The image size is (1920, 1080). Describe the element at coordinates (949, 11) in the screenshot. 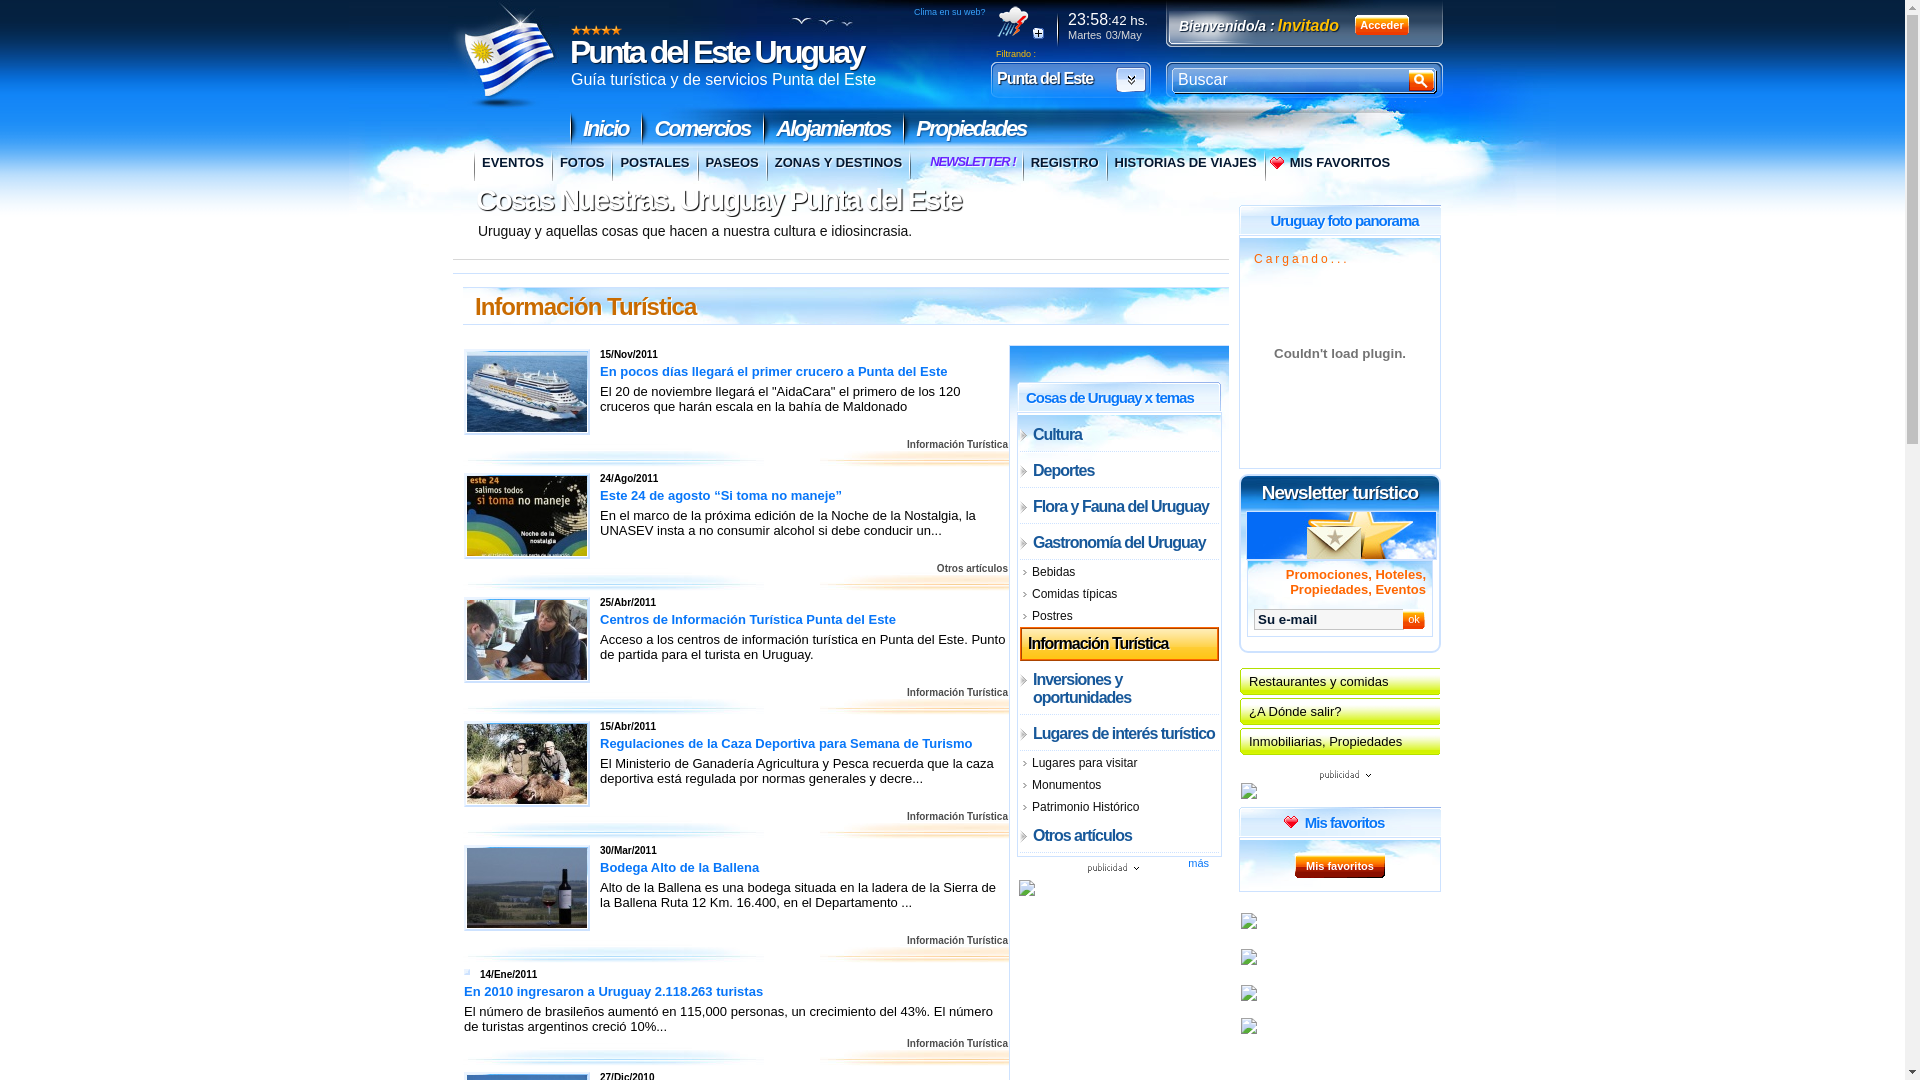

I see `'Clima en su web?'` at that location.